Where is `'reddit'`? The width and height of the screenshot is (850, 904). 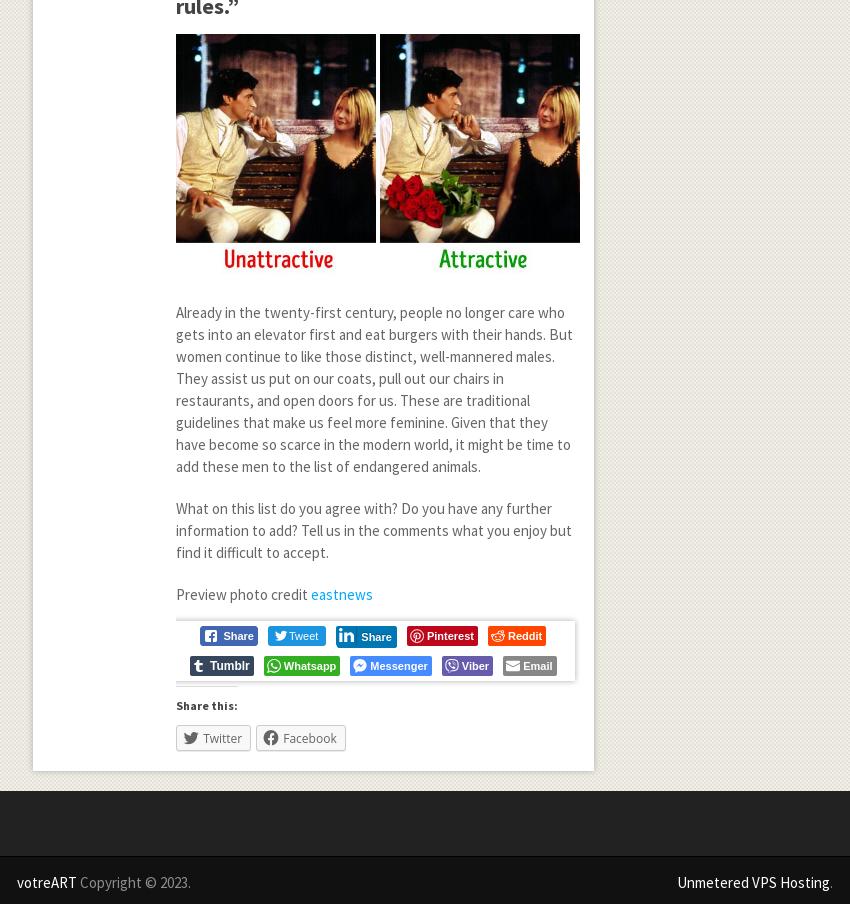
'reddit' is located at coordinates (523, 634).